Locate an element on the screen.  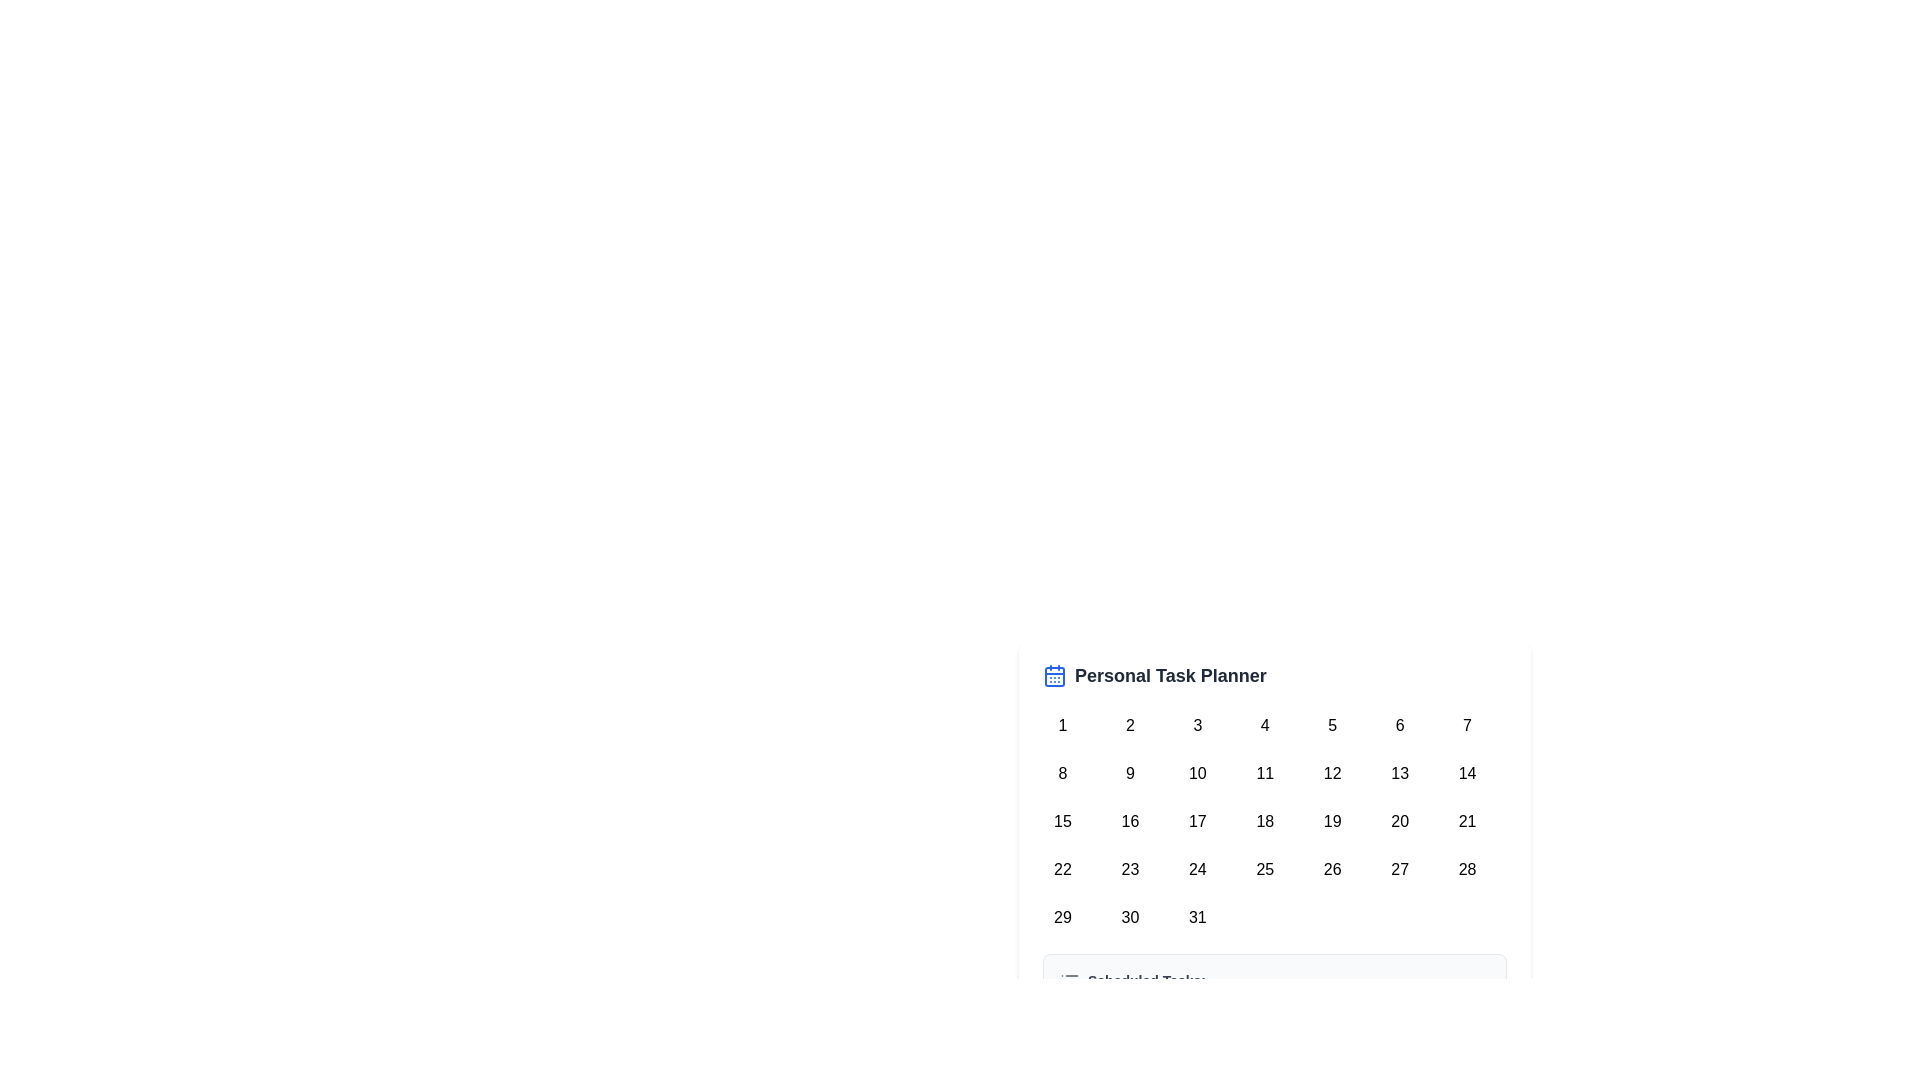
the button representing the 19th day of the month in the Personal Task Planner calendar is located at coordinates (1332, 821).